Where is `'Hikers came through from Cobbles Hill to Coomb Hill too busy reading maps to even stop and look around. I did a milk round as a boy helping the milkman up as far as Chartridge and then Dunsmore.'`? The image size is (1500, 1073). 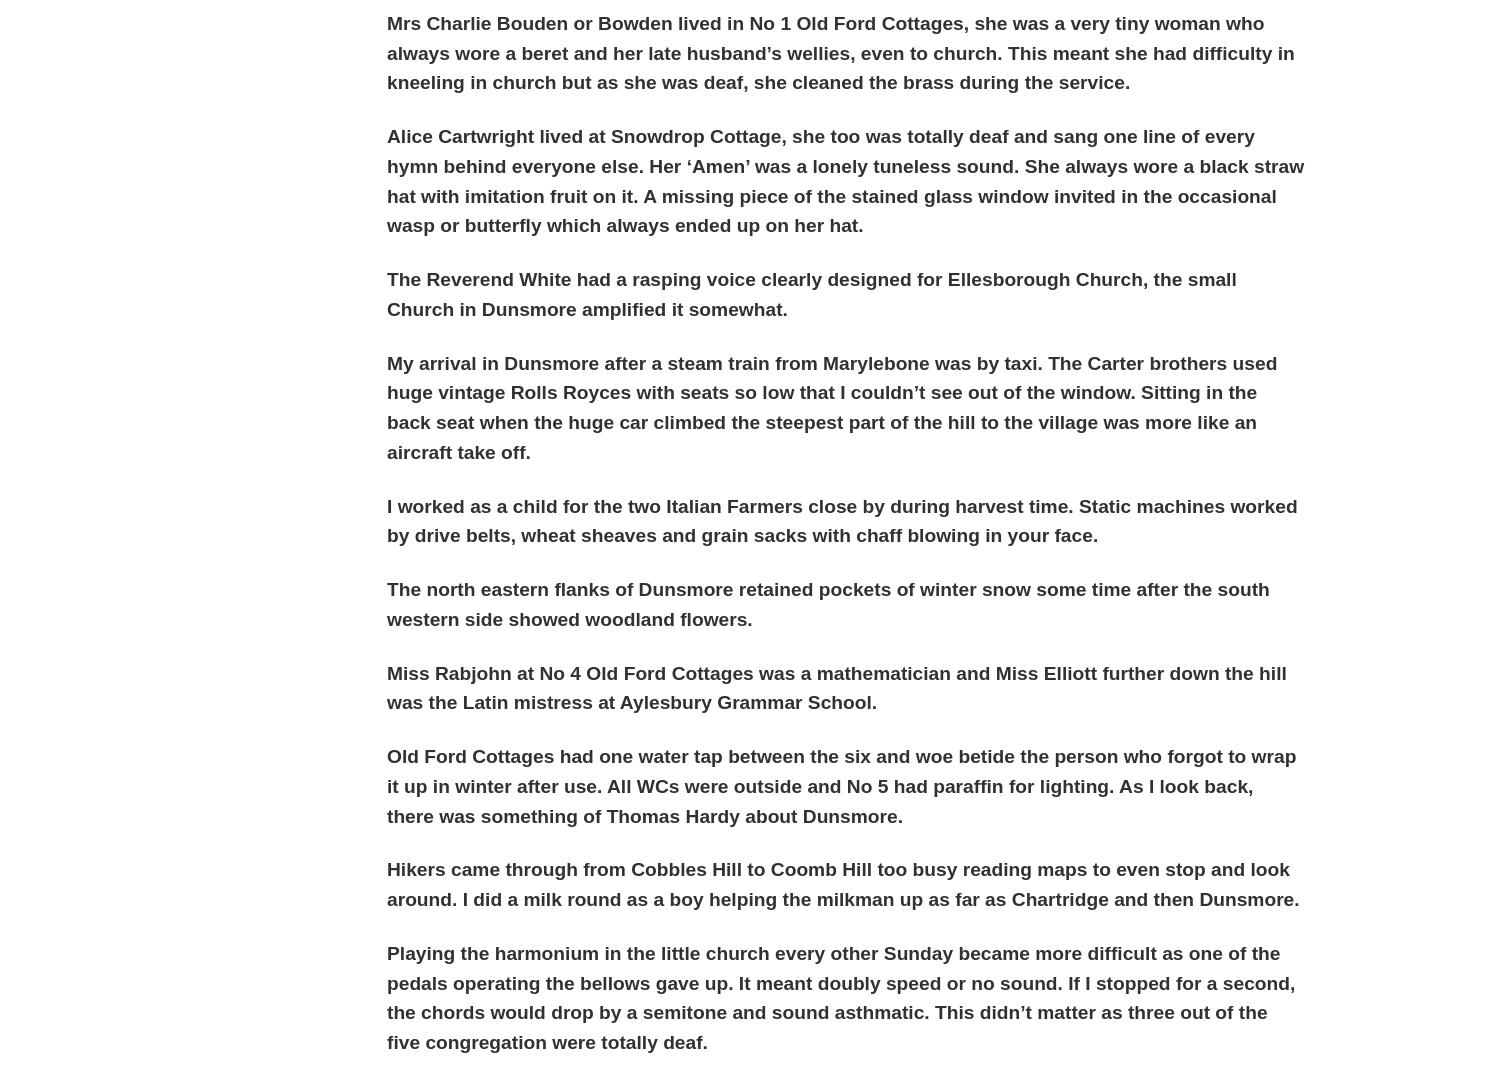 'Hikers came through from Cobbles Hill to Coomb Hill too busy reading maps to even stop and look around. I did a milk round as a boy helping the milkman up as far as Chartridge and then Dunsmore.' is located at coordinates (842, 883).